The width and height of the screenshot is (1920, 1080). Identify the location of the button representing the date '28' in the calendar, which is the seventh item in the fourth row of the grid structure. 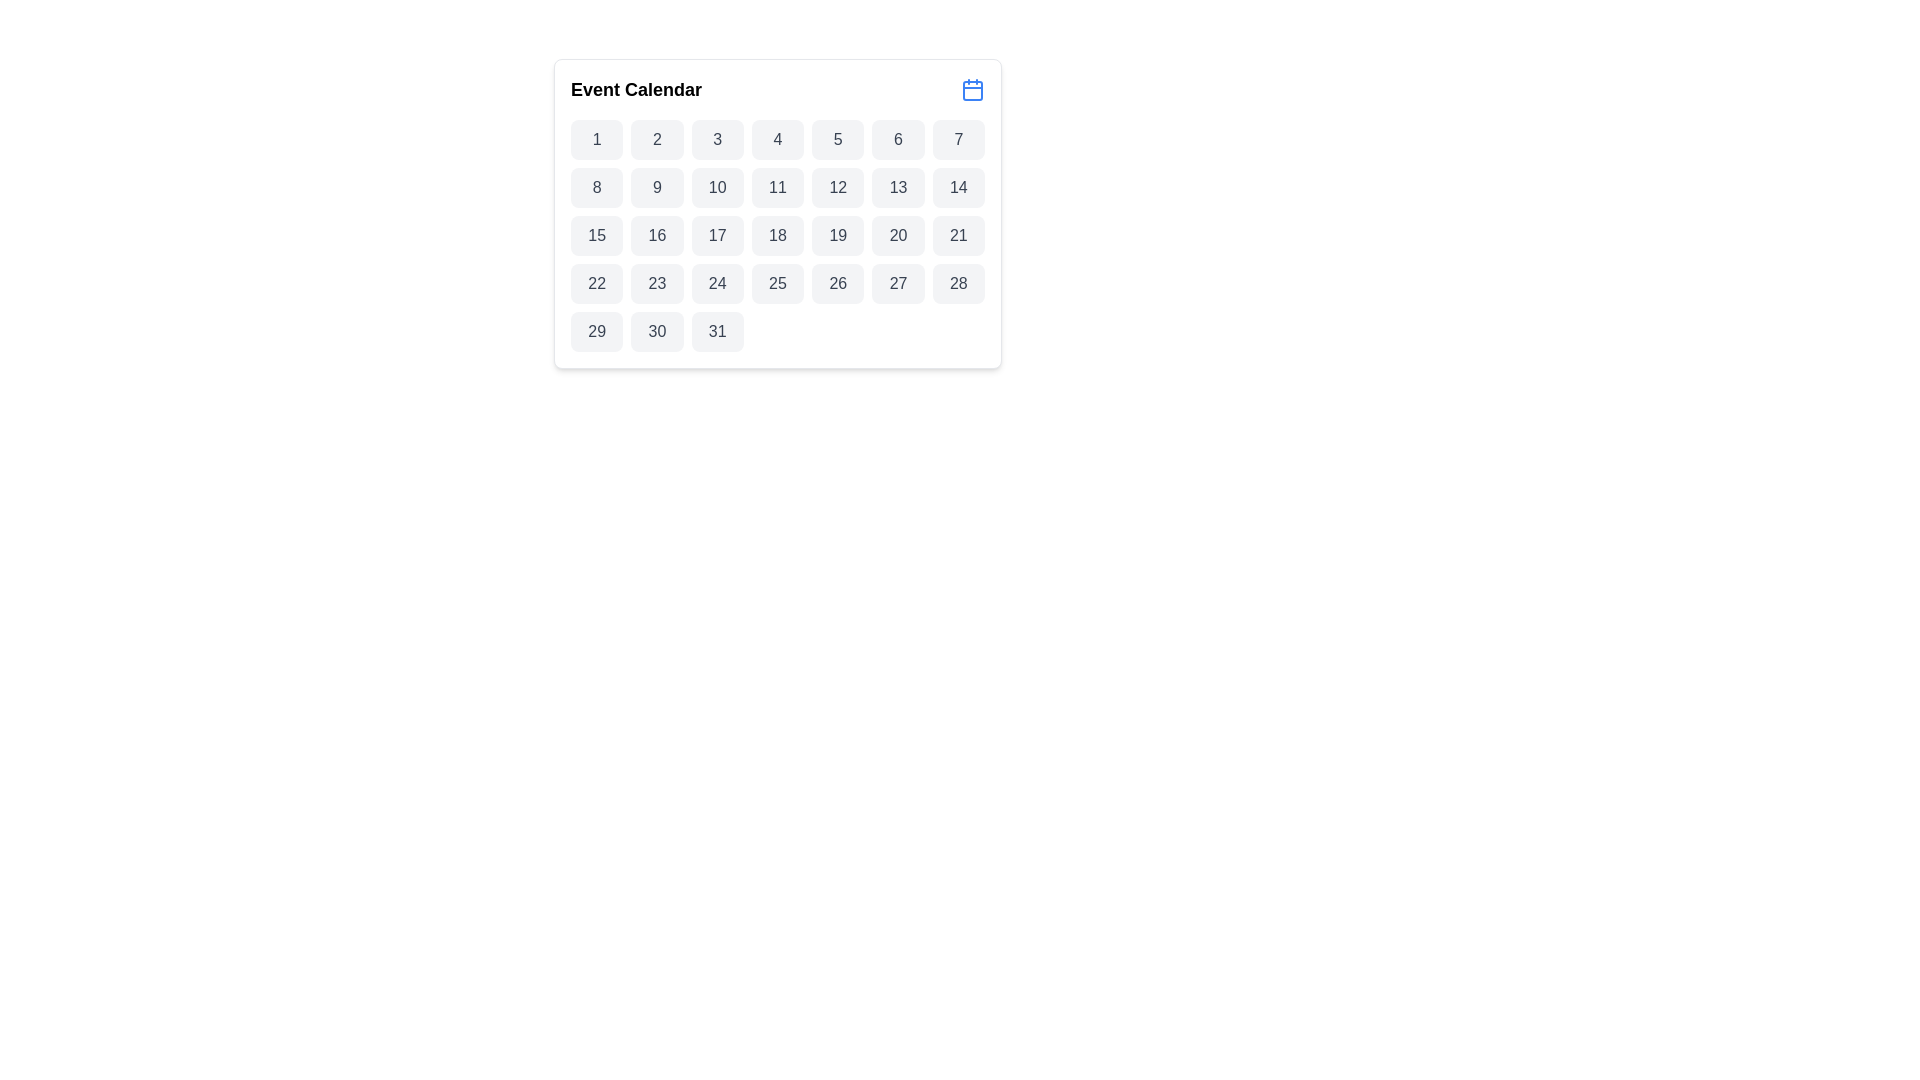
(957, 284).